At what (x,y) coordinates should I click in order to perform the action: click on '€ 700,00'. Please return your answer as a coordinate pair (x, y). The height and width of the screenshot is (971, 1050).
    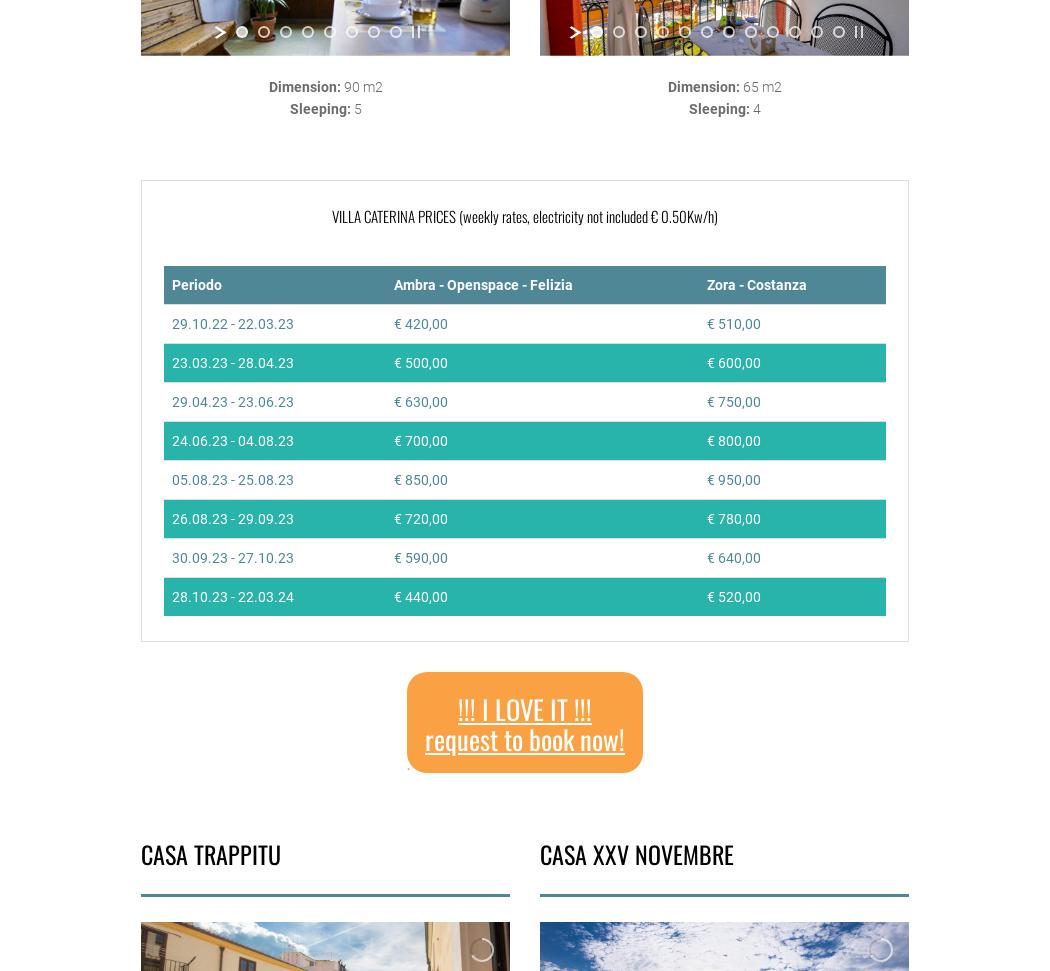
    Looking at the image, I should click on (419, 439).